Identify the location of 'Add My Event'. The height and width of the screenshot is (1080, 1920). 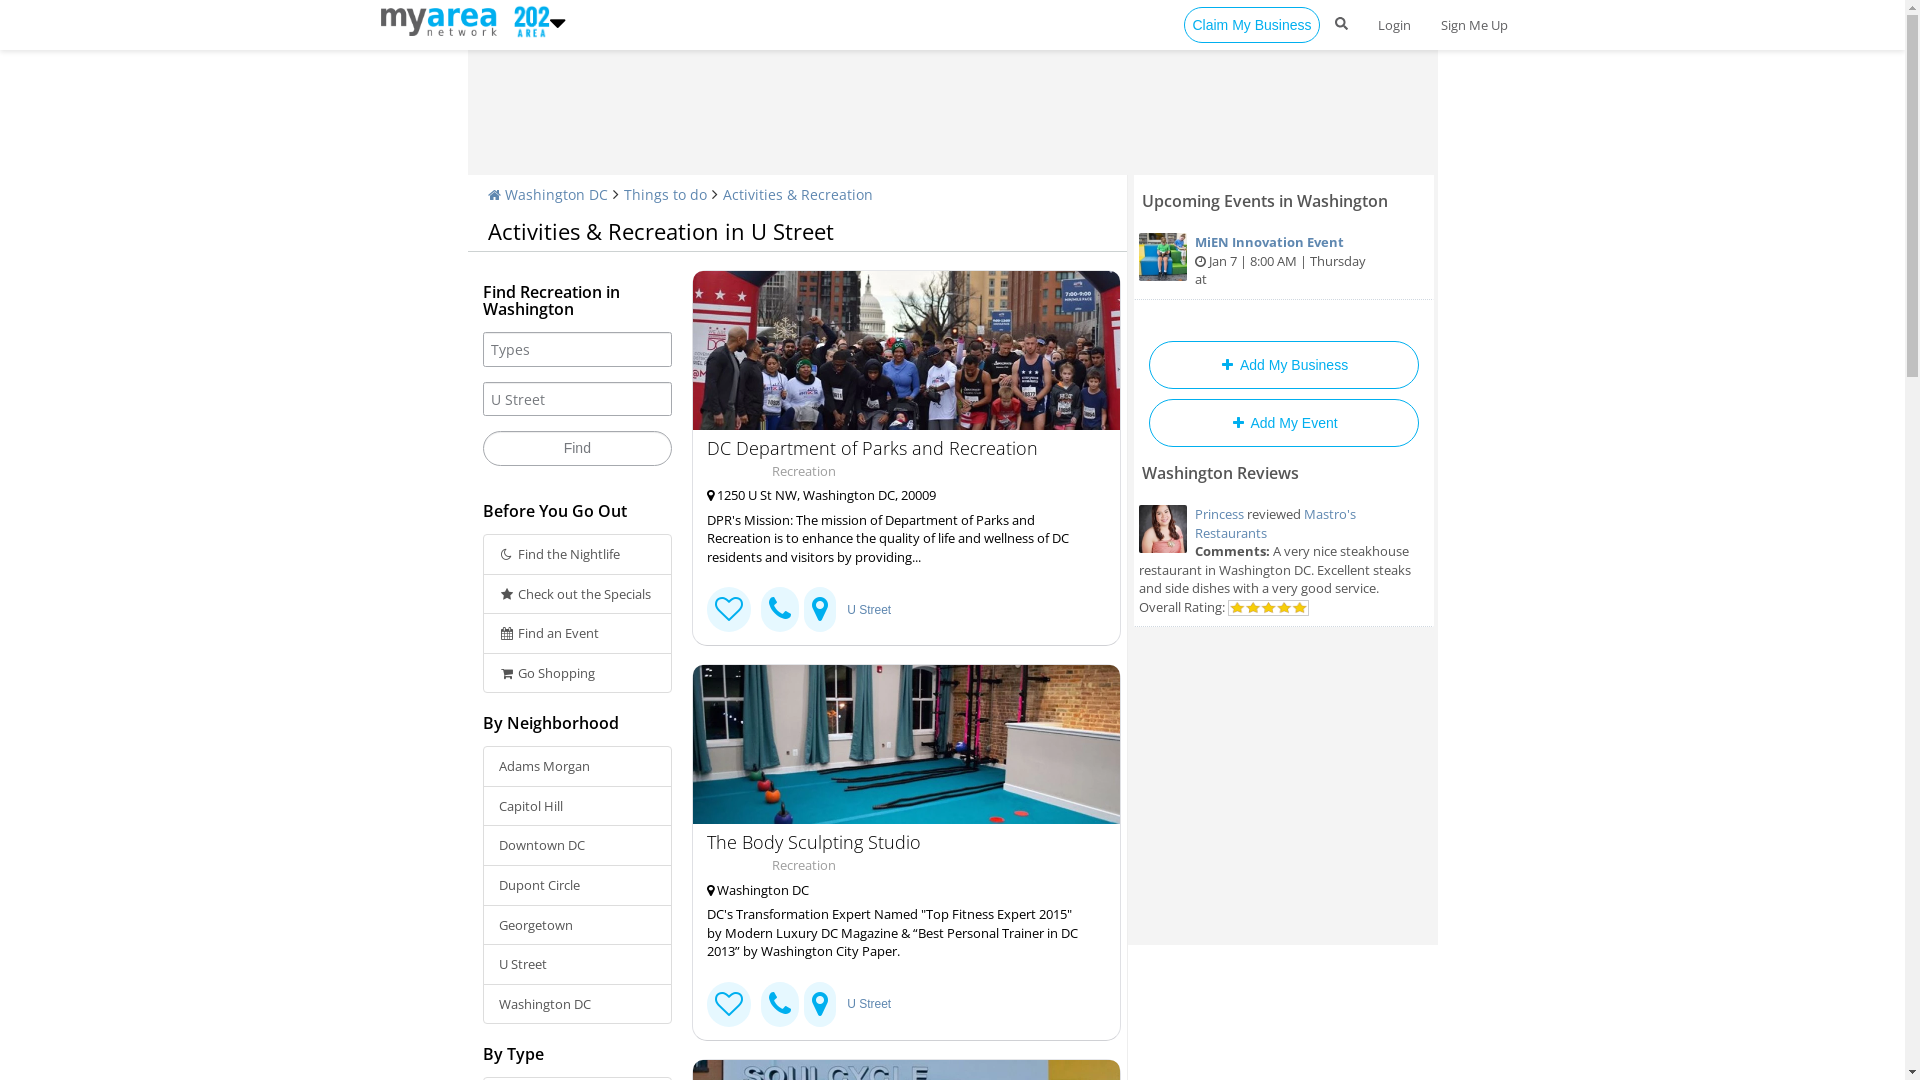
(1282, 422).